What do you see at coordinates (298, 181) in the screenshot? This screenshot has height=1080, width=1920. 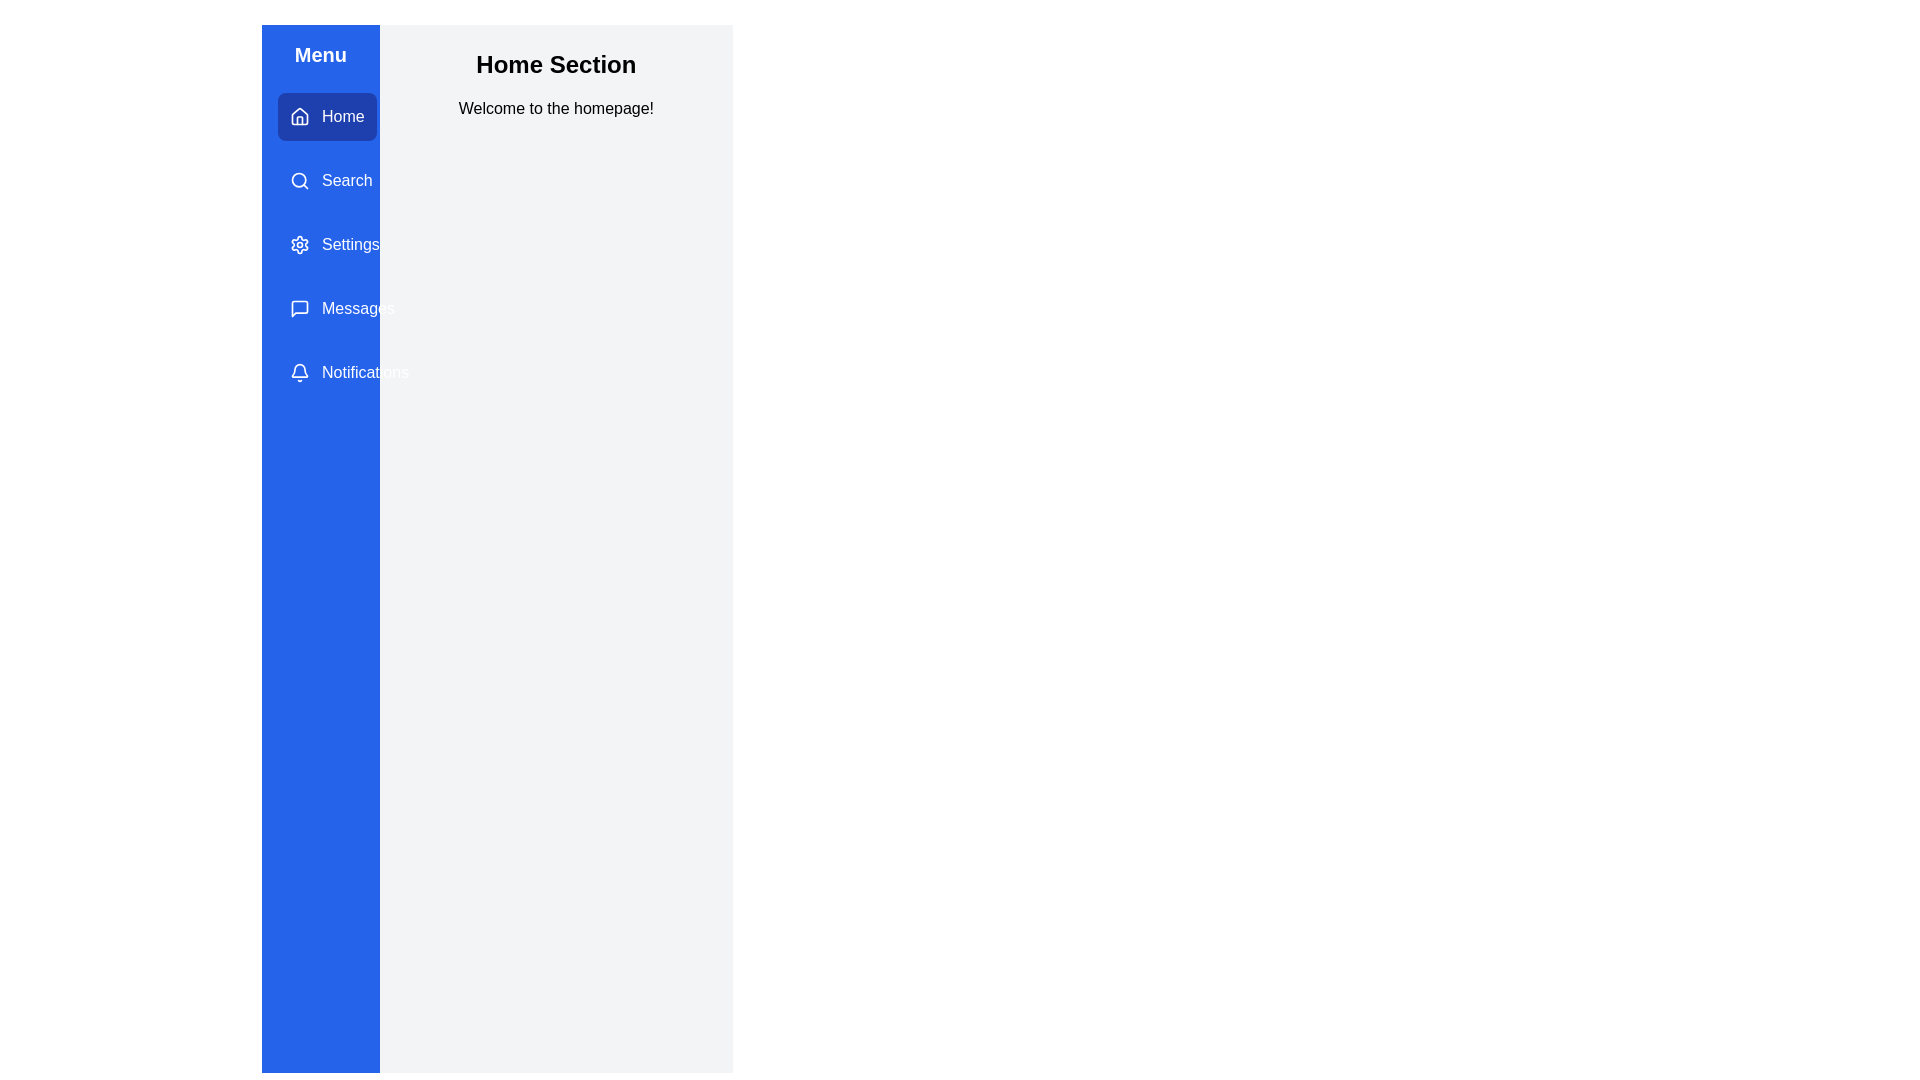 I see `the 'Search' menu item in the vertical sidebar menu that contains the blue magnifying glass icon` at bounding box center [298, 181].